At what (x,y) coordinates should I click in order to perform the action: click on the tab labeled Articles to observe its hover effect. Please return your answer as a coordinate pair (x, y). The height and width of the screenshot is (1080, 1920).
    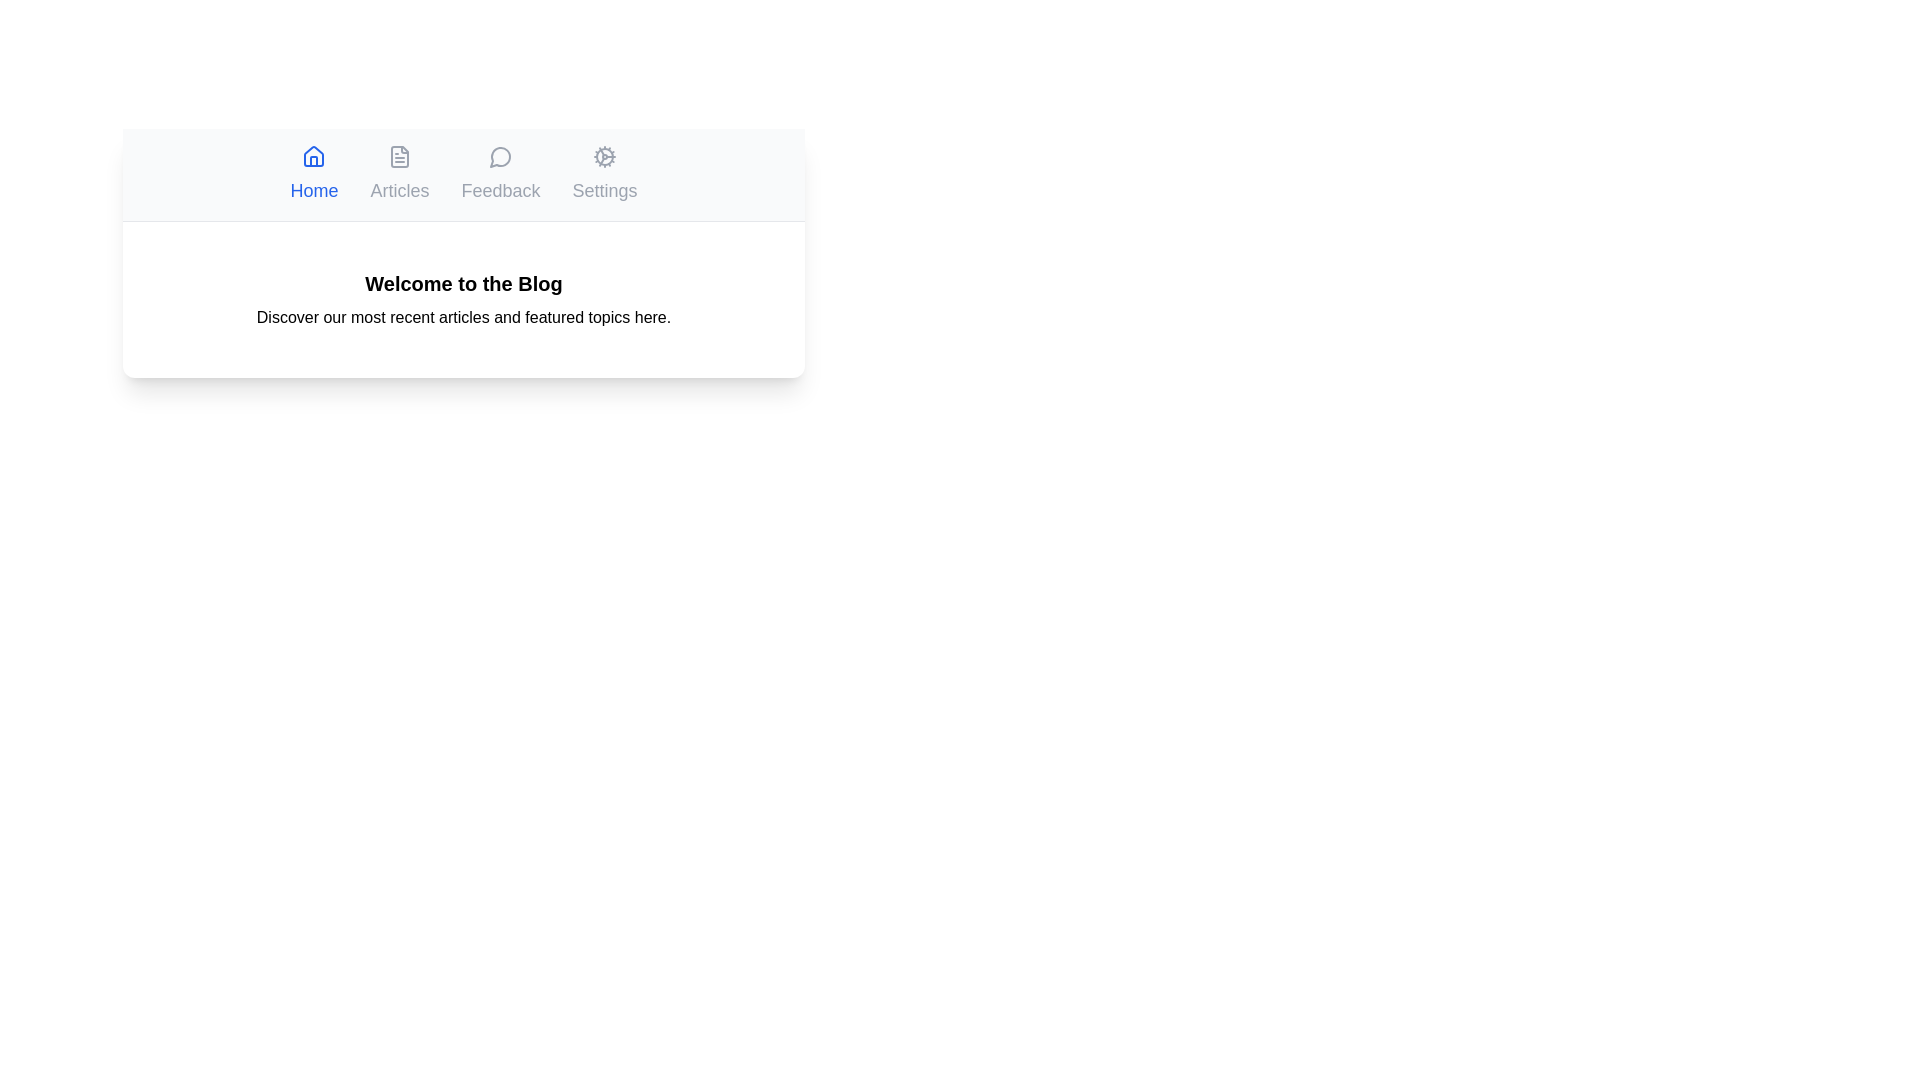
    Looking at the image, I should click on (399, 173).